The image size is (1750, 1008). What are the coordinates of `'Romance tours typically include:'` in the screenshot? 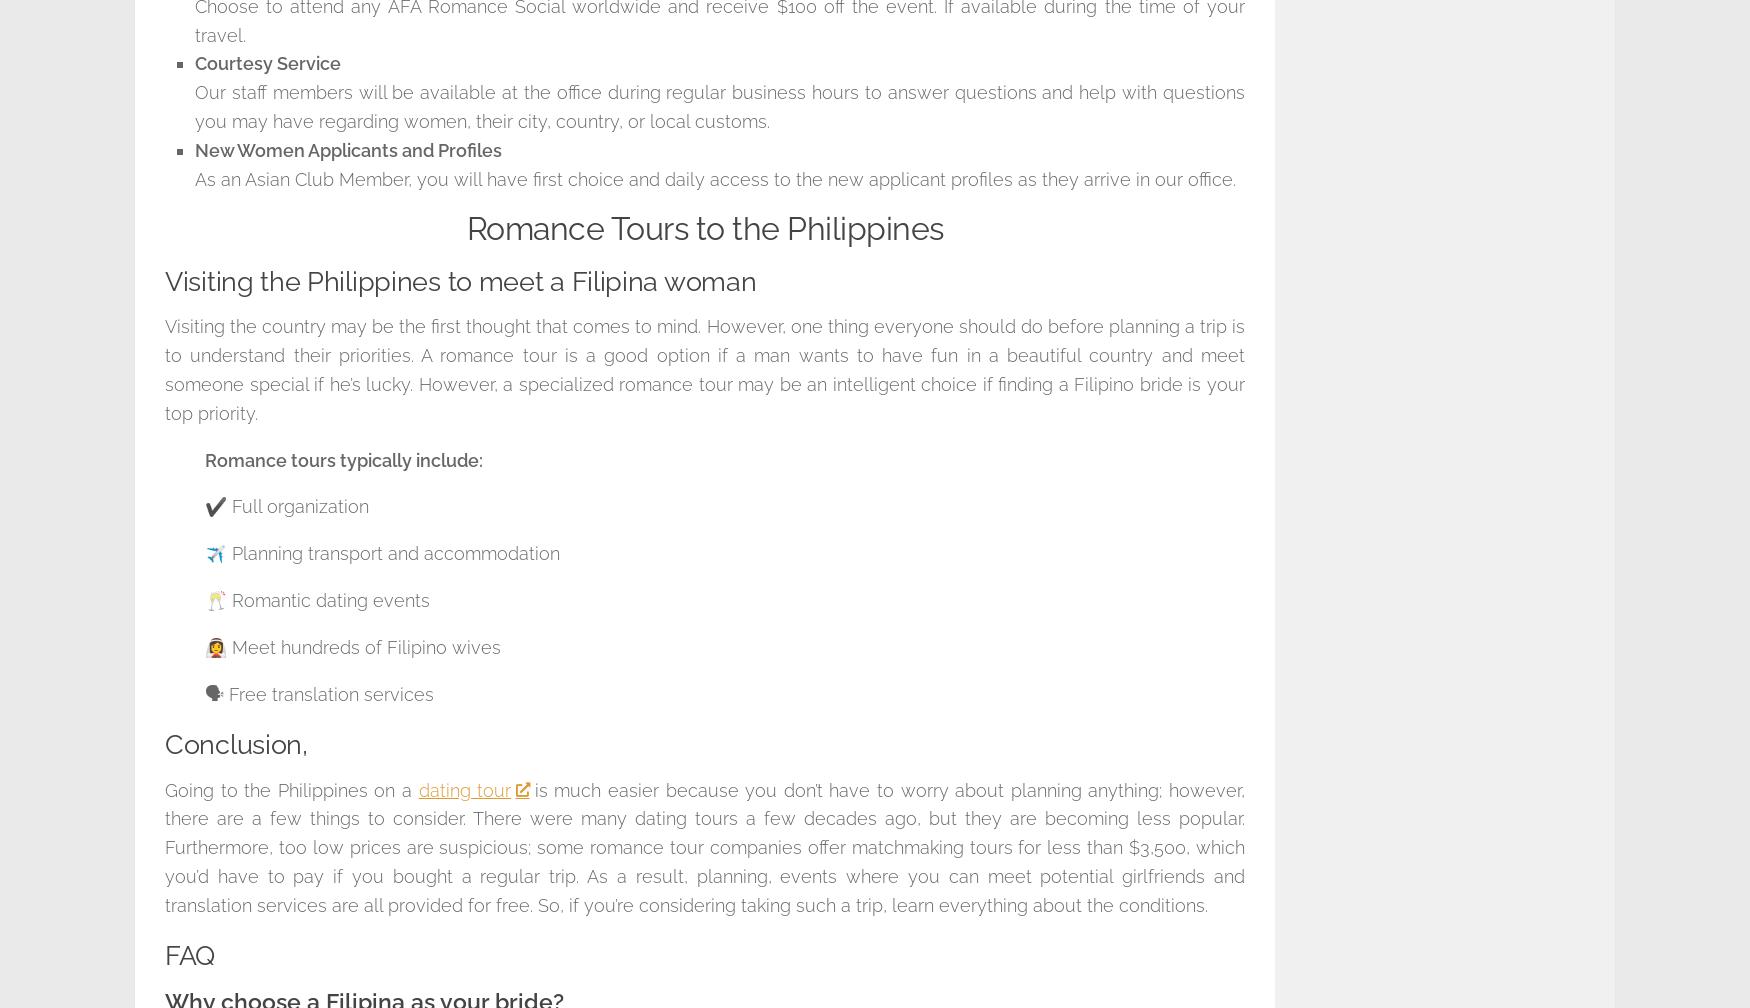 It's located at (344, 459).